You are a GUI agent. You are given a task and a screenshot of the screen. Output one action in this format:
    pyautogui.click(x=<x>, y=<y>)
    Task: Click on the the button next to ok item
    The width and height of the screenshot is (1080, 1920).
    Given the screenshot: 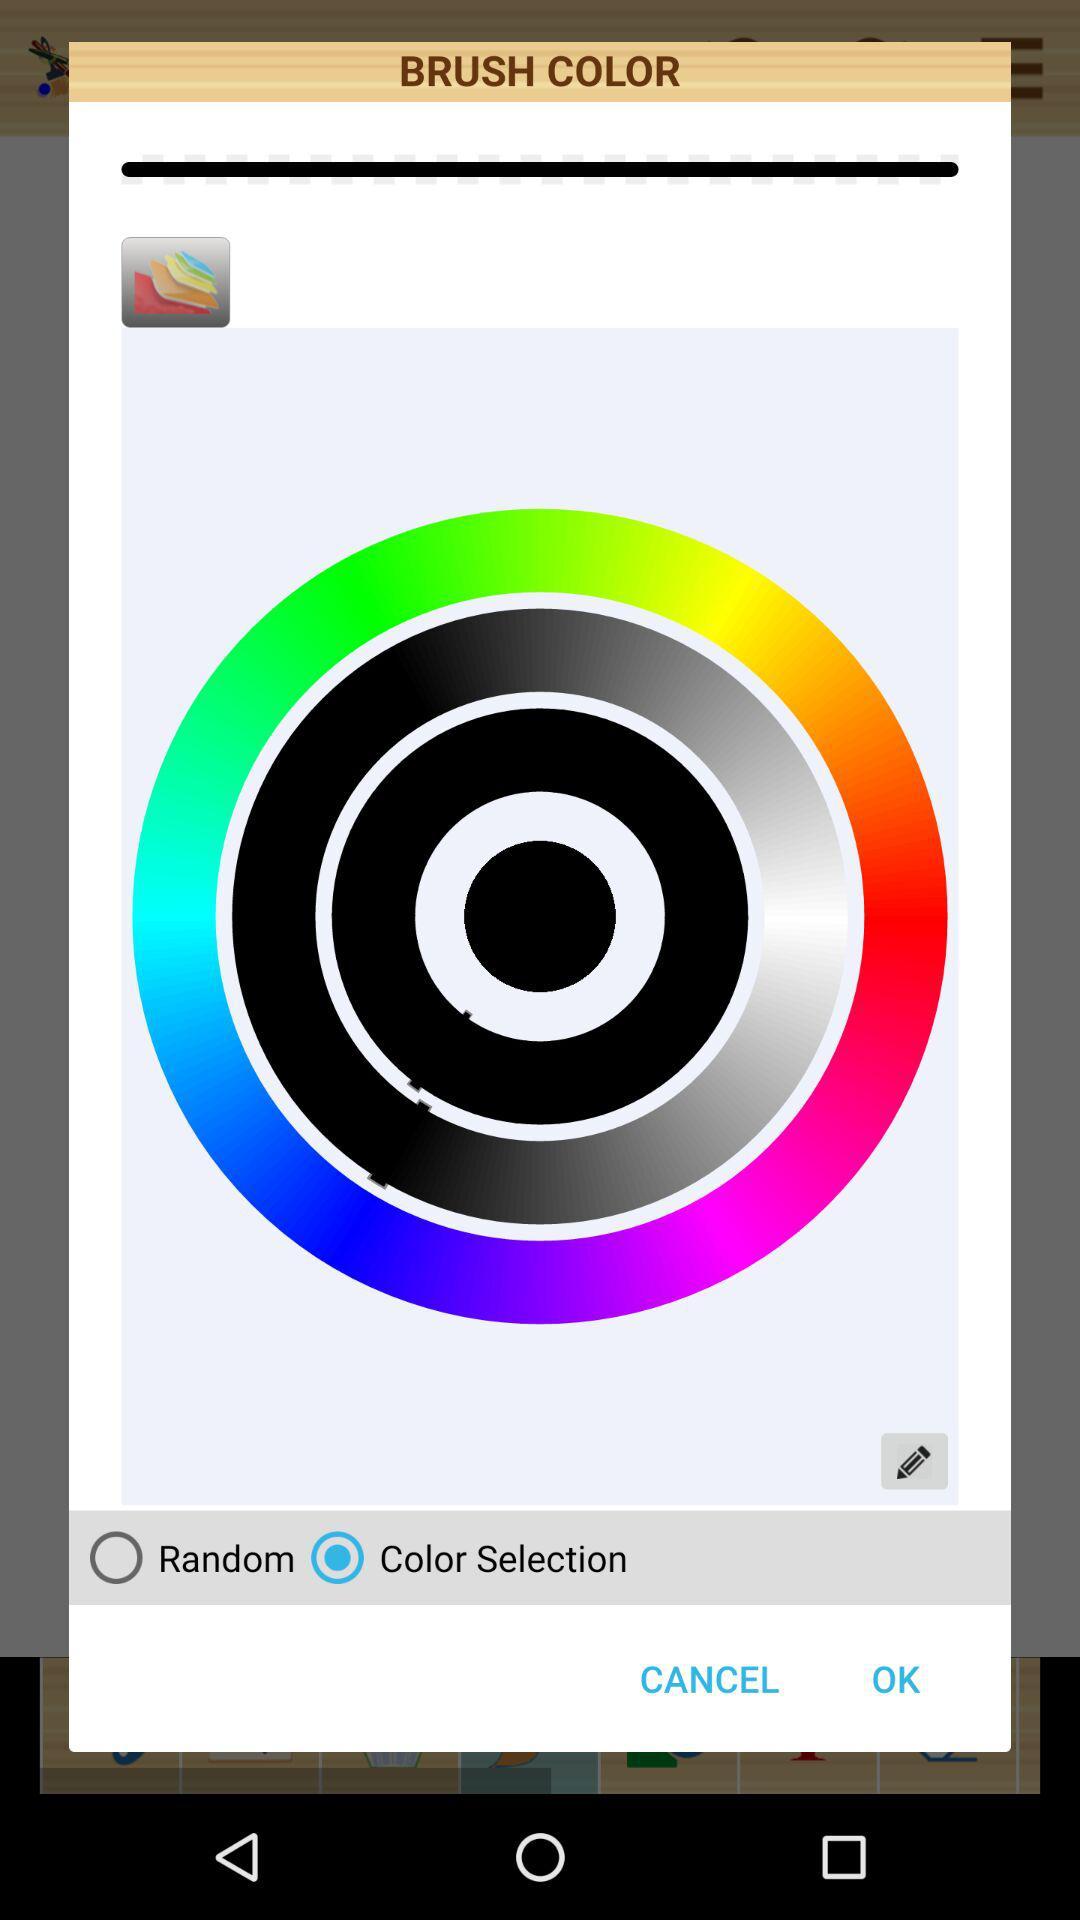 What is the action you would take?
    pyautogui.click(x=708, y=1678)
    